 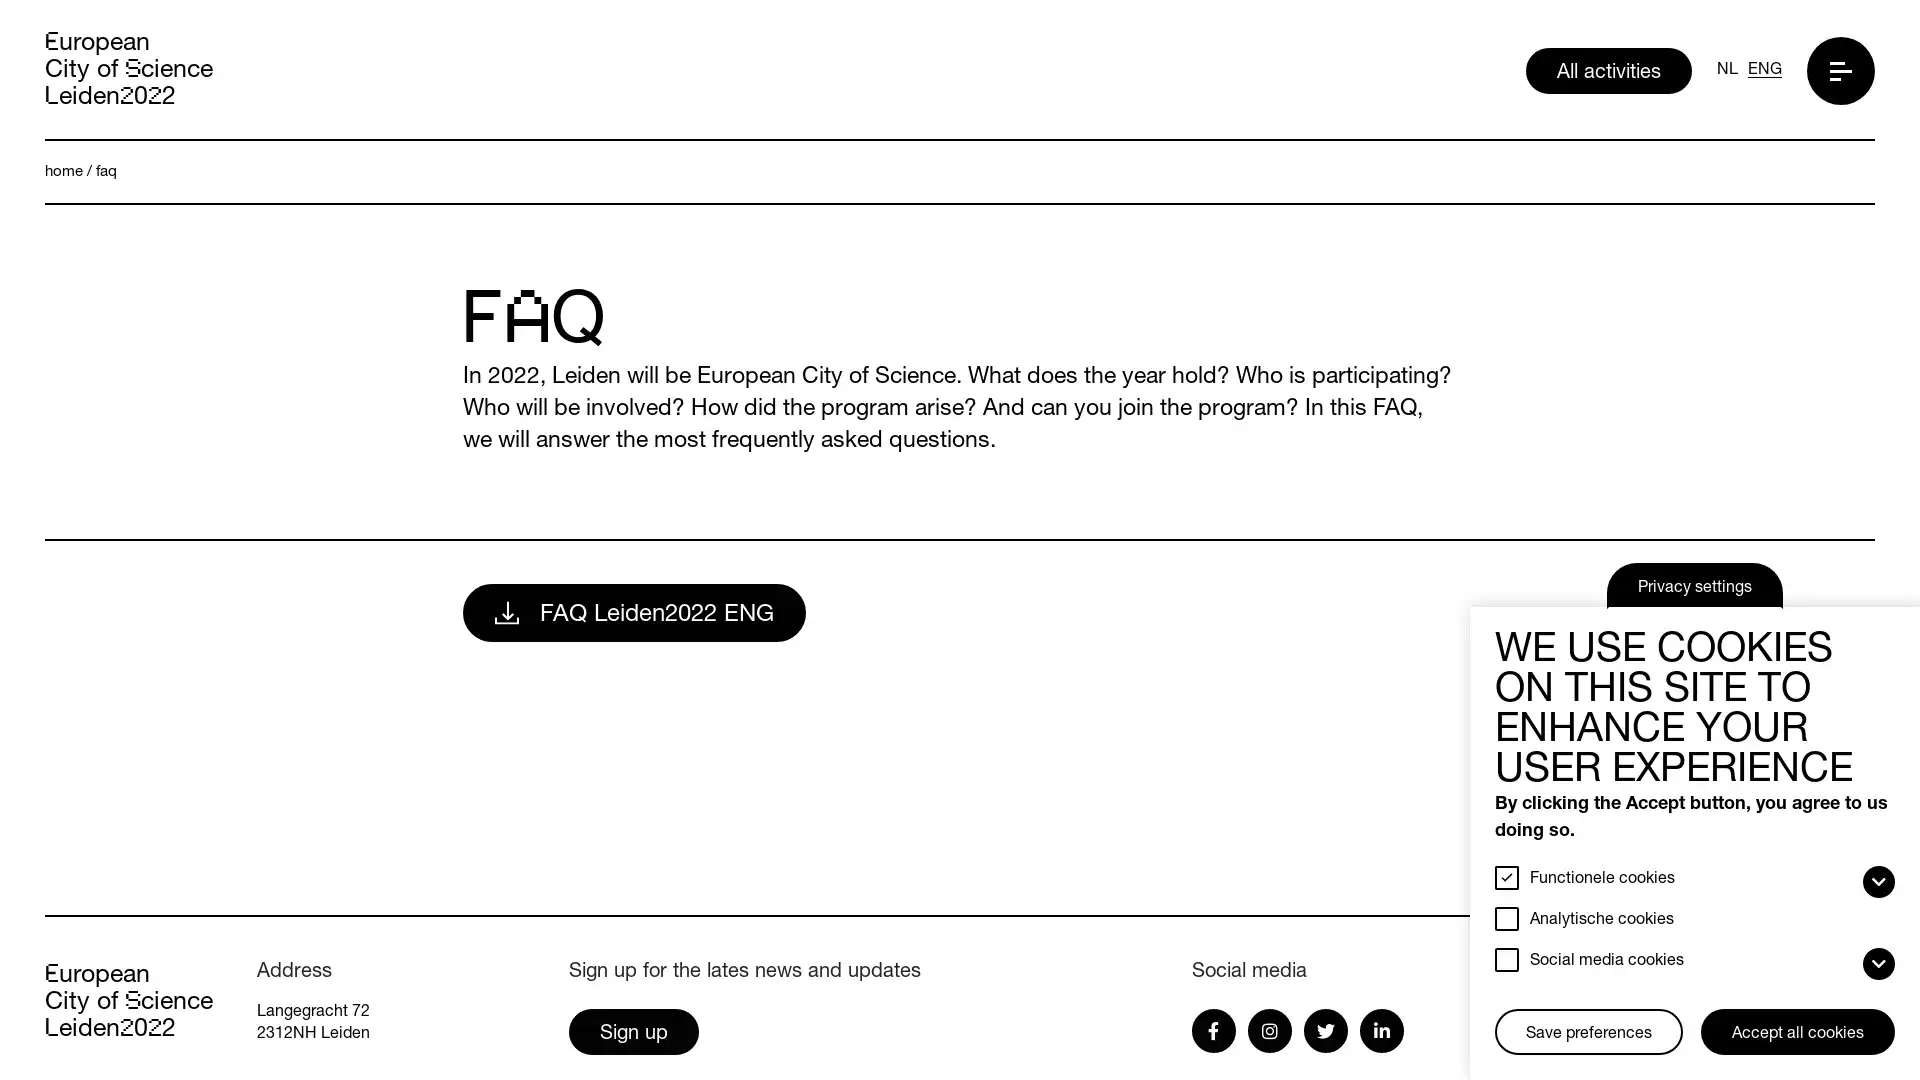 What do you see at coordinates (1798, 1032) in the screenshot?
I see `Accept all cookies` at bounding box center [1798, 1032].